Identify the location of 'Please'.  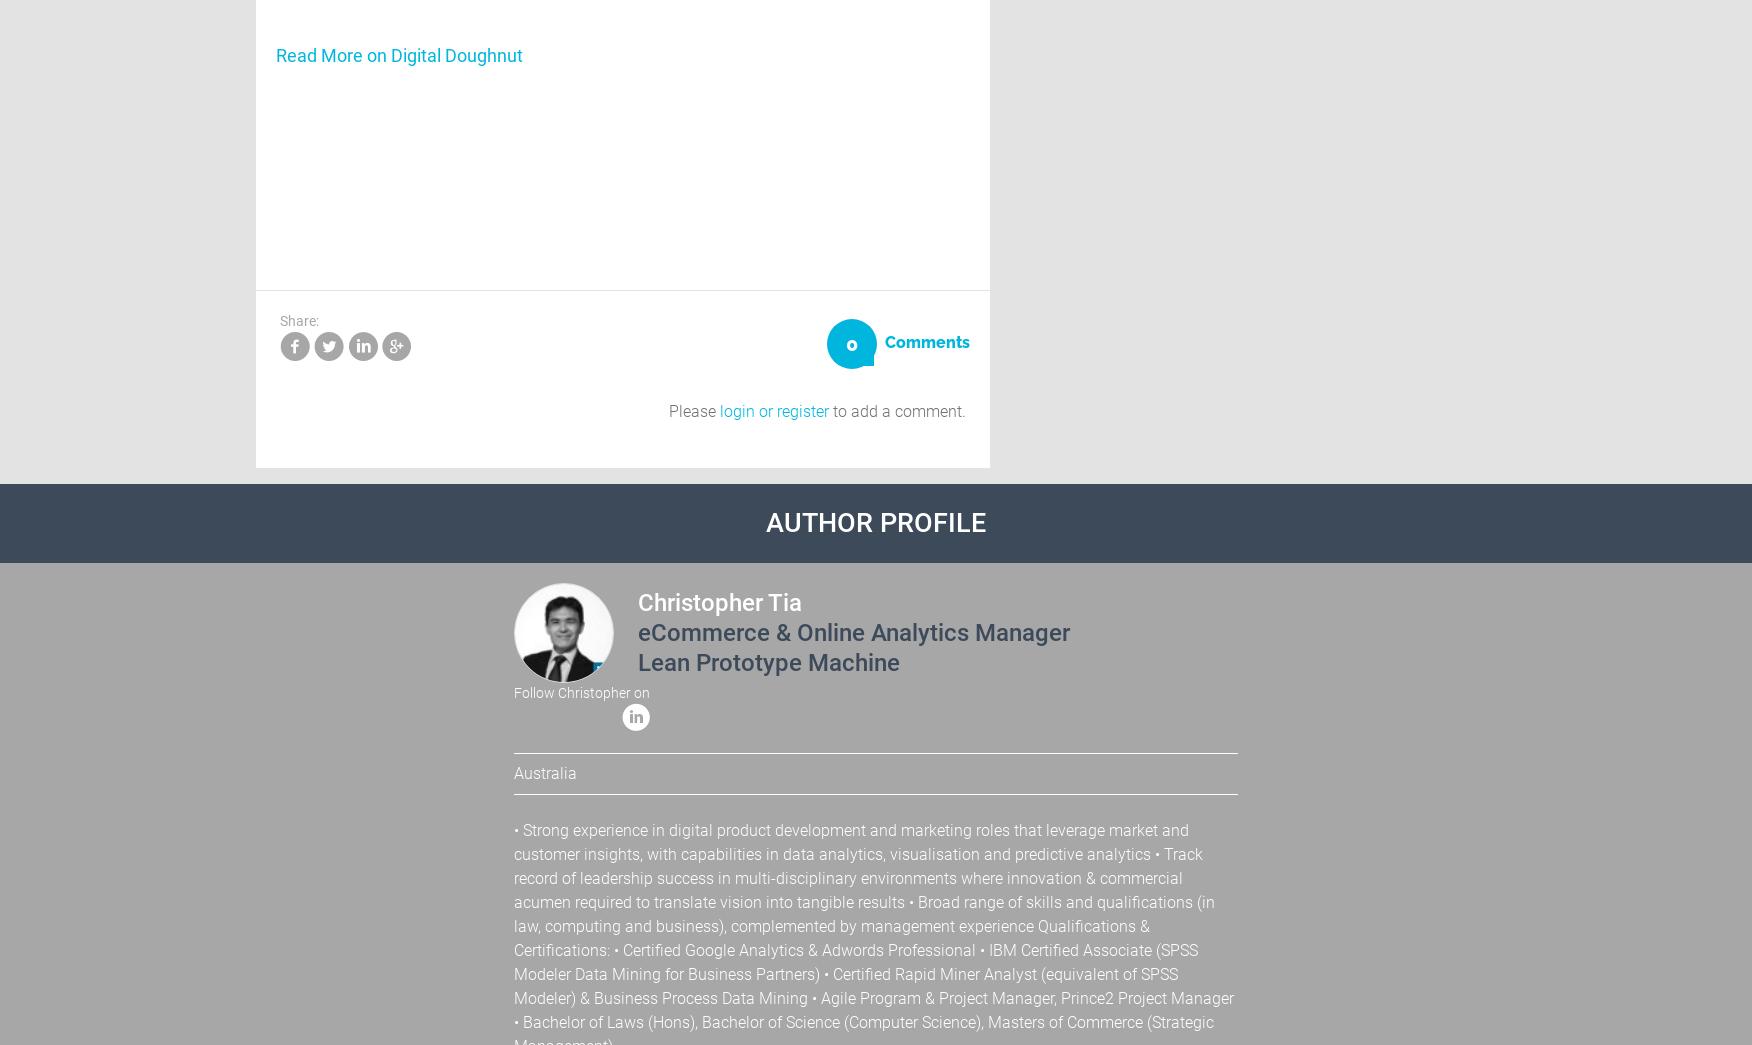
(693, 410).